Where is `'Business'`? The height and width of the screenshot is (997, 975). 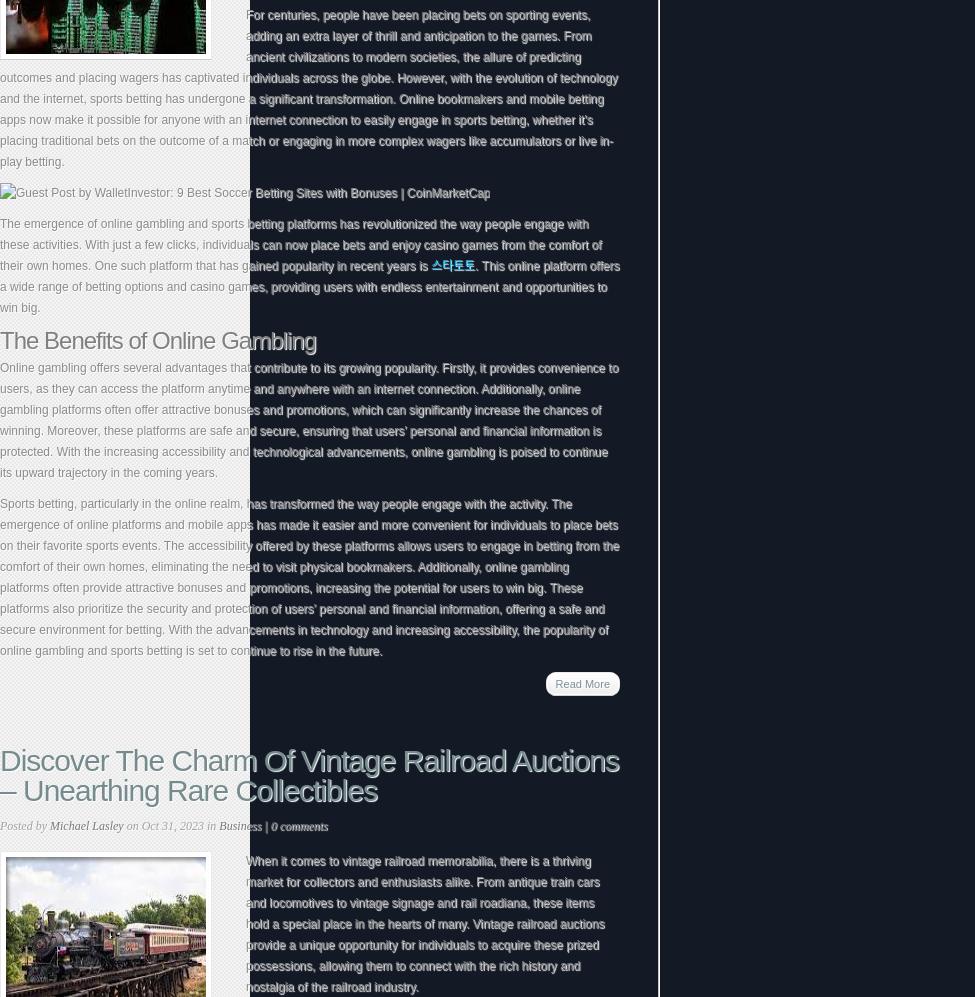
'Business' is located at coordinates (218, 826).